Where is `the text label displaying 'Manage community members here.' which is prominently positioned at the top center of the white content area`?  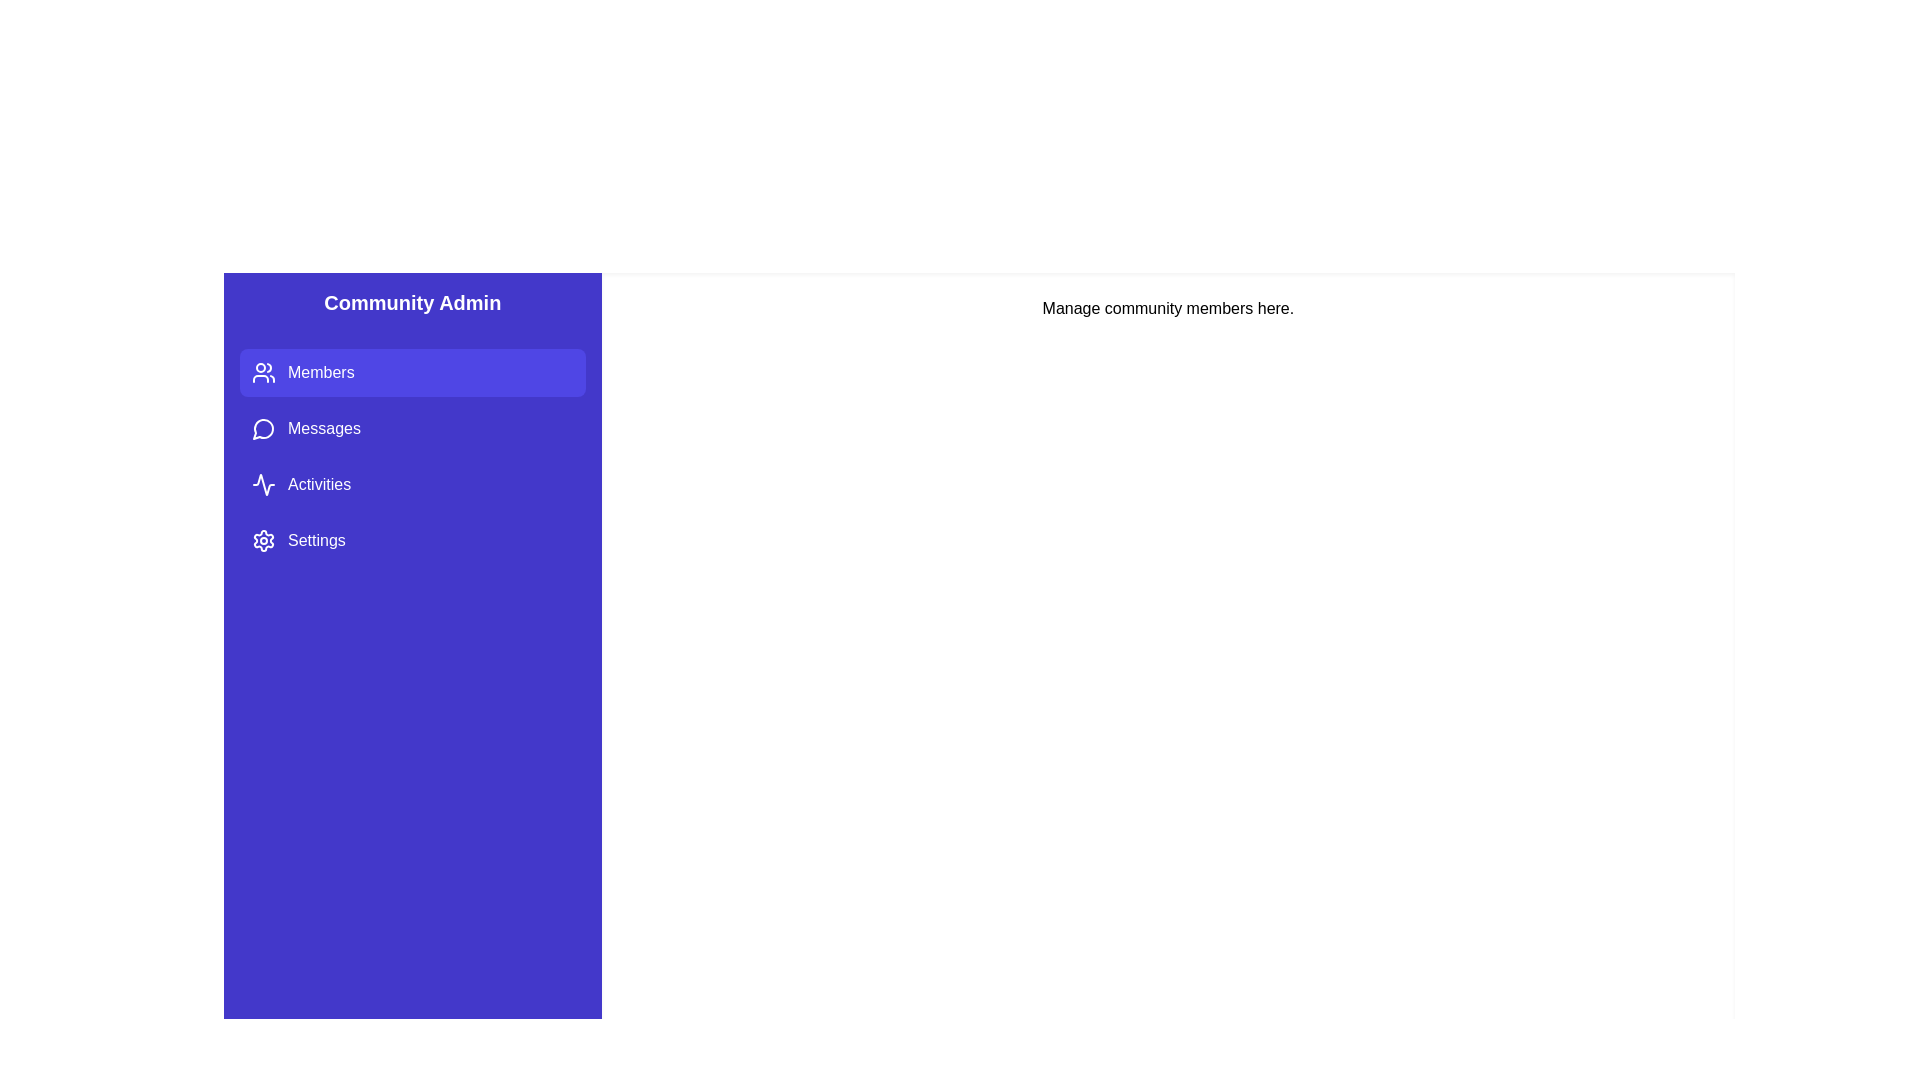
the text label displaying 'Manage community members here.' which is prominently positioned at the top center of the white content area is located at coordinates (1168, 308).